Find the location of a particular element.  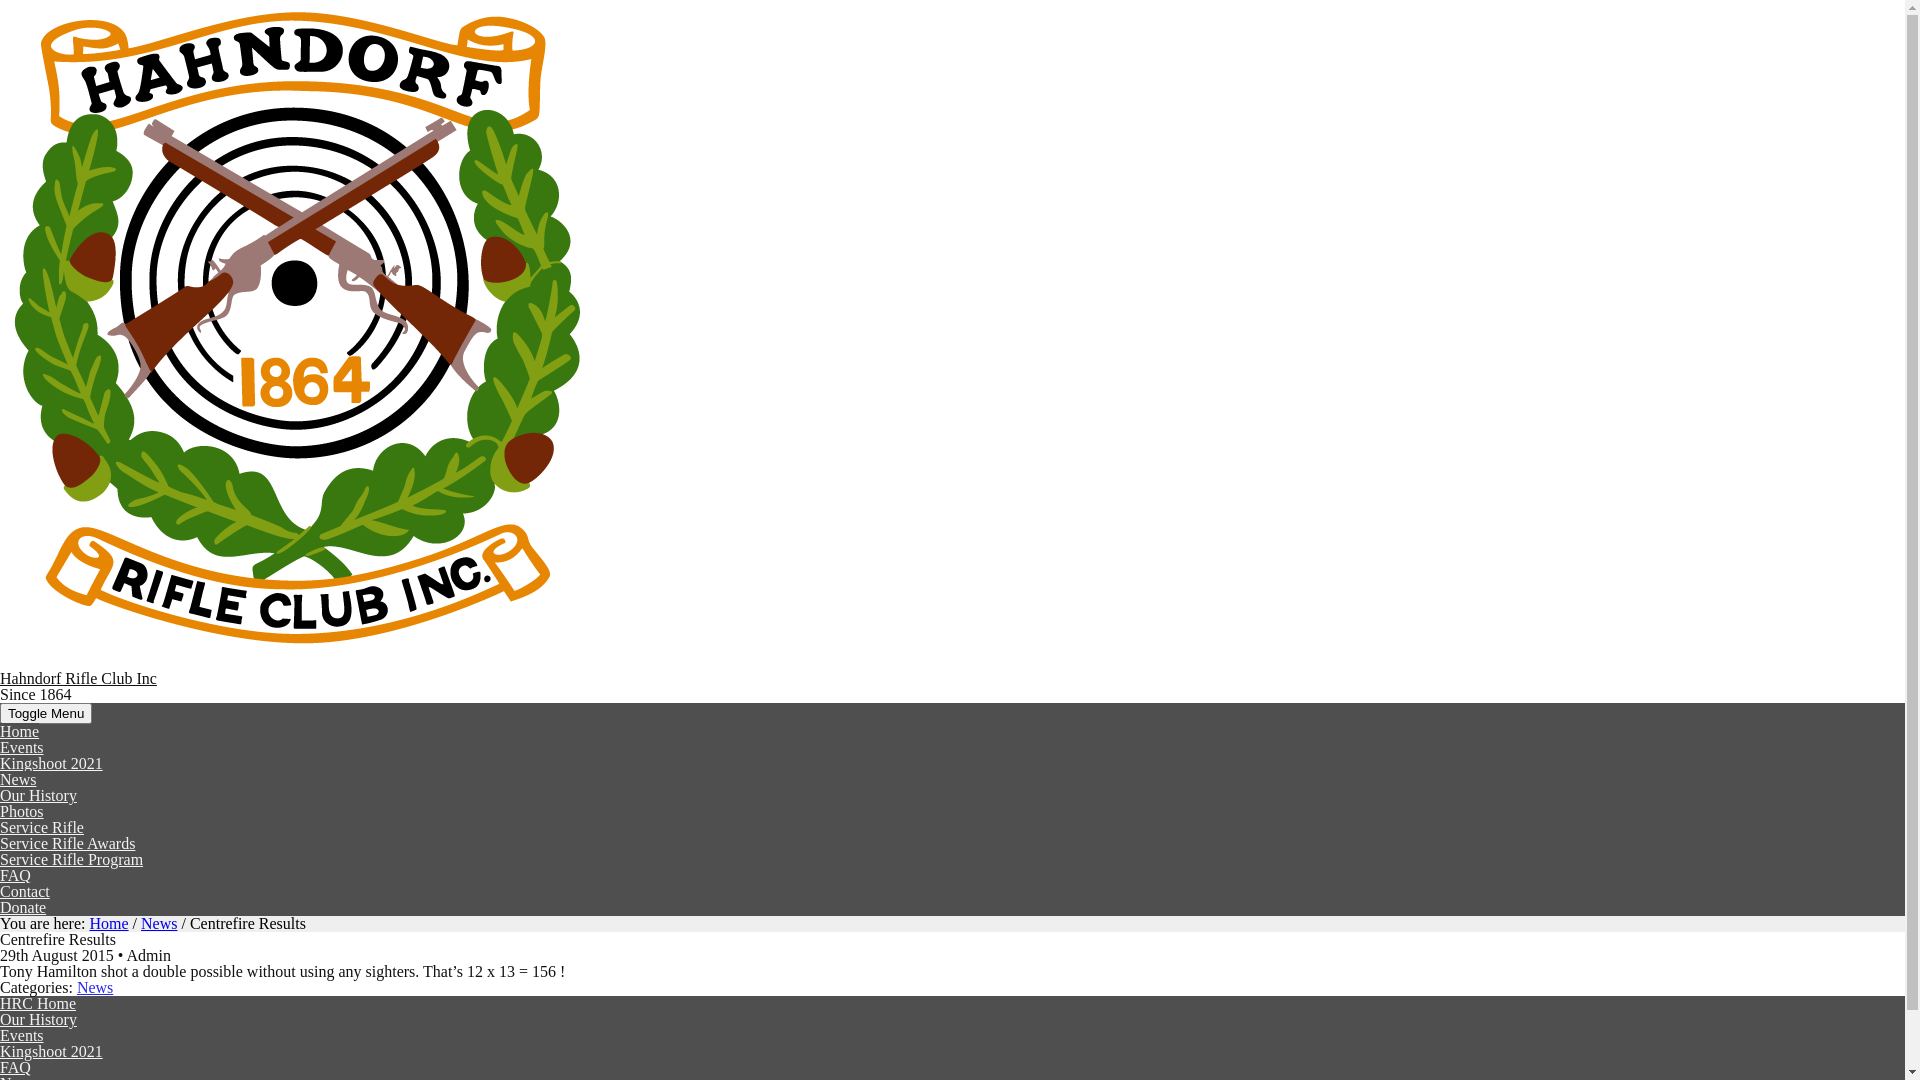

'News' is located at coordinates (94, 986).